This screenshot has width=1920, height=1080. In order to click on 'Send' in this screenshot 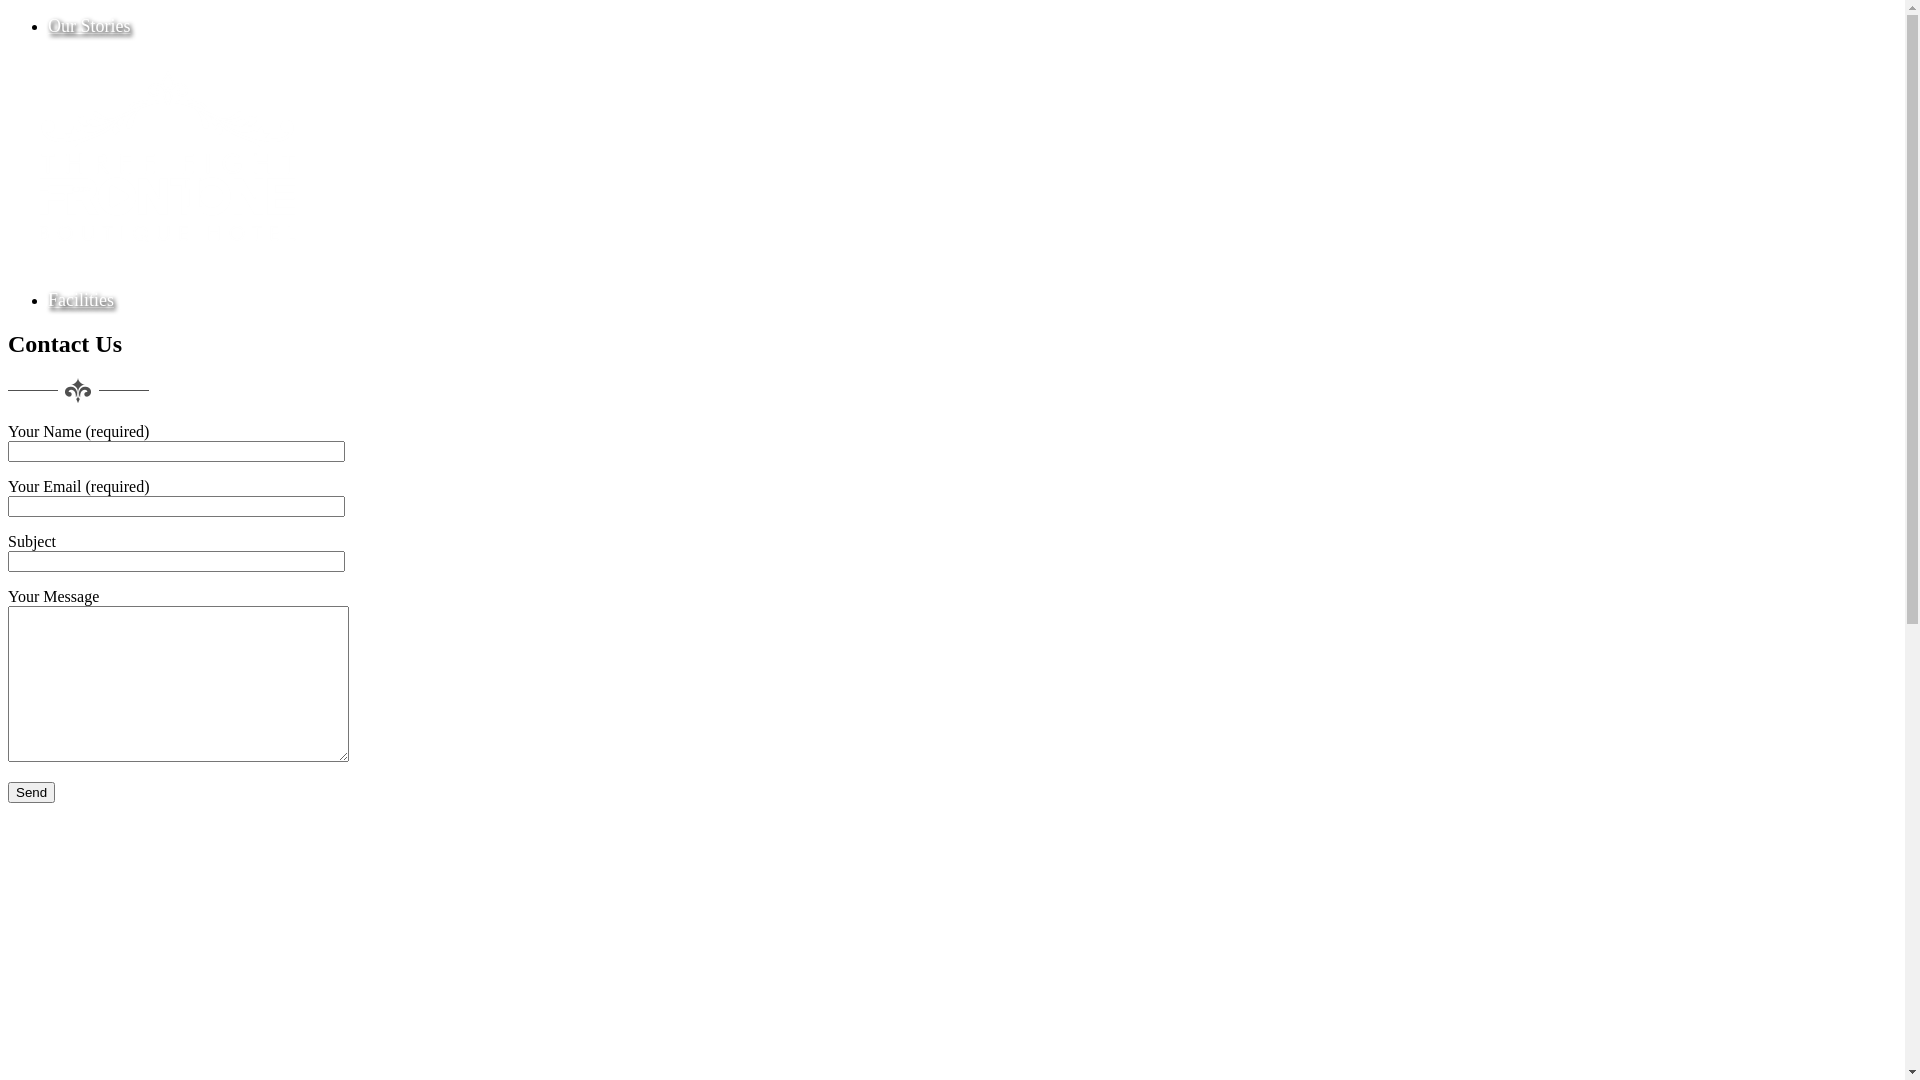, I will do `click(31, 791)`.